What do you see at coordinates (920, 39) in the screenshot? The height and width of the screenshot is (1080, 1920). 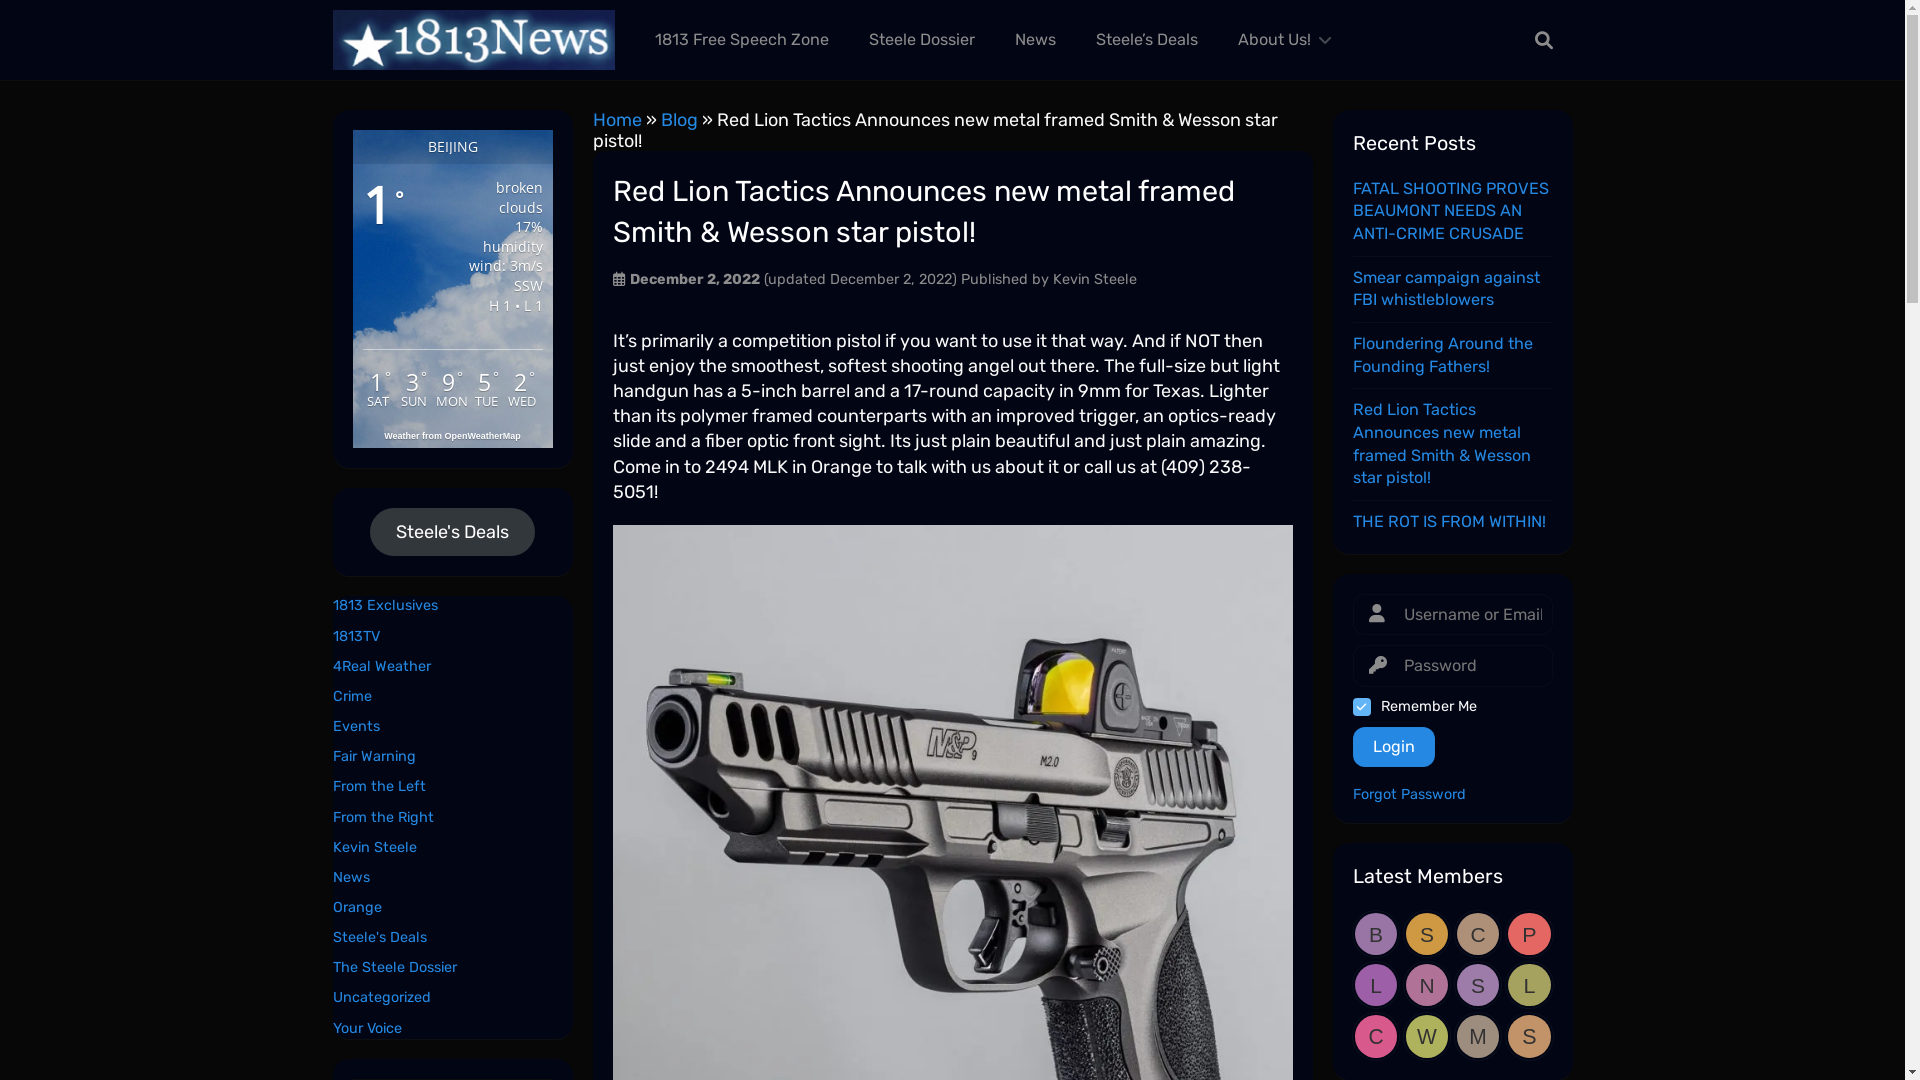 I see `'Steele Dossier'` at bounding box center [920, 39].